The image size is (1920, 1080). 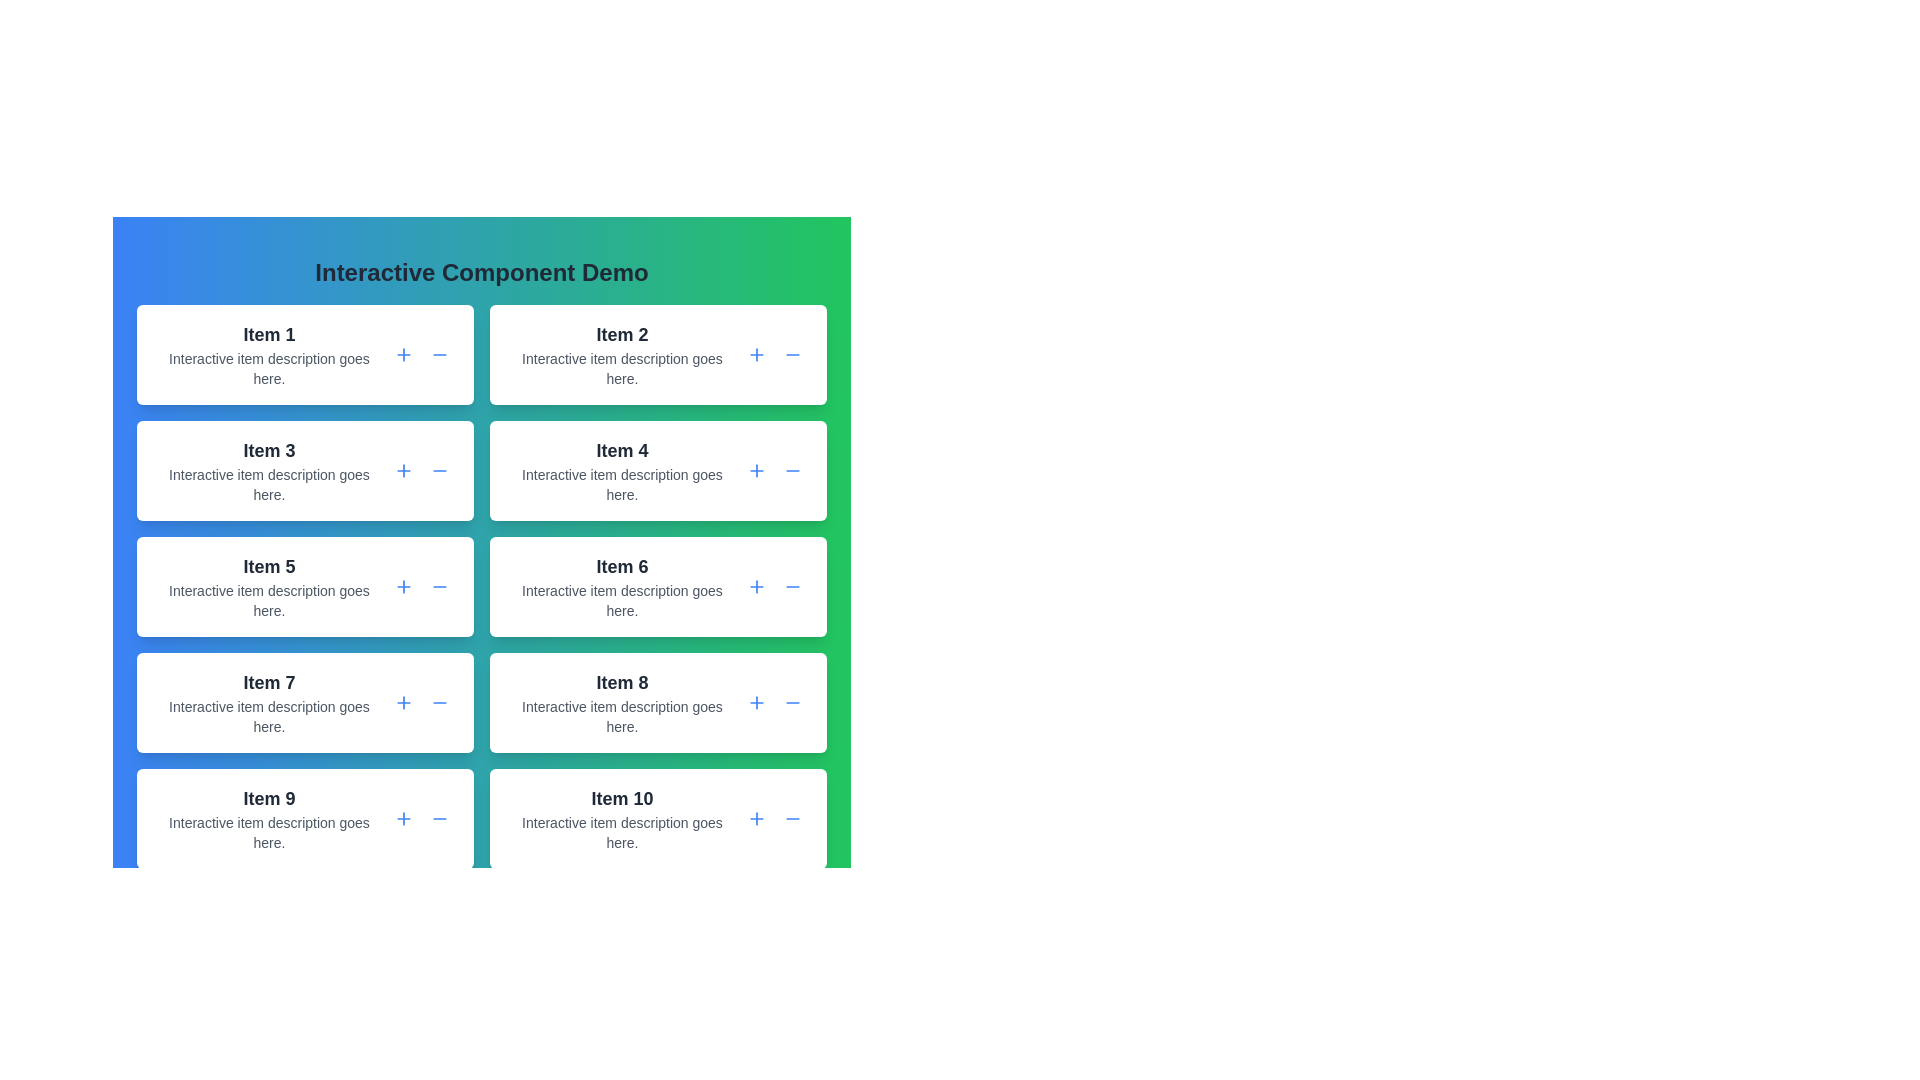 I want to click on the blue plus icon button styled as an icon, so click(x=402, y=470).